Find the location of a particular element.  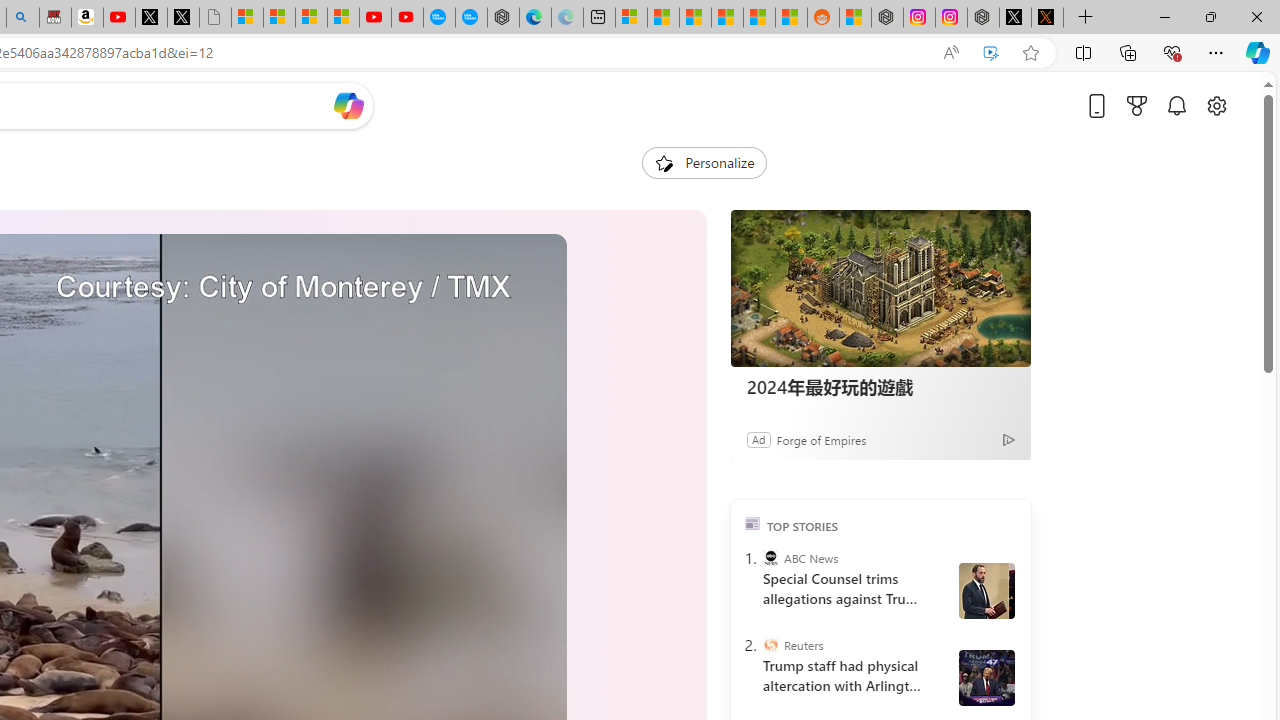

'Untitled' is located at coordinates (215, 17).